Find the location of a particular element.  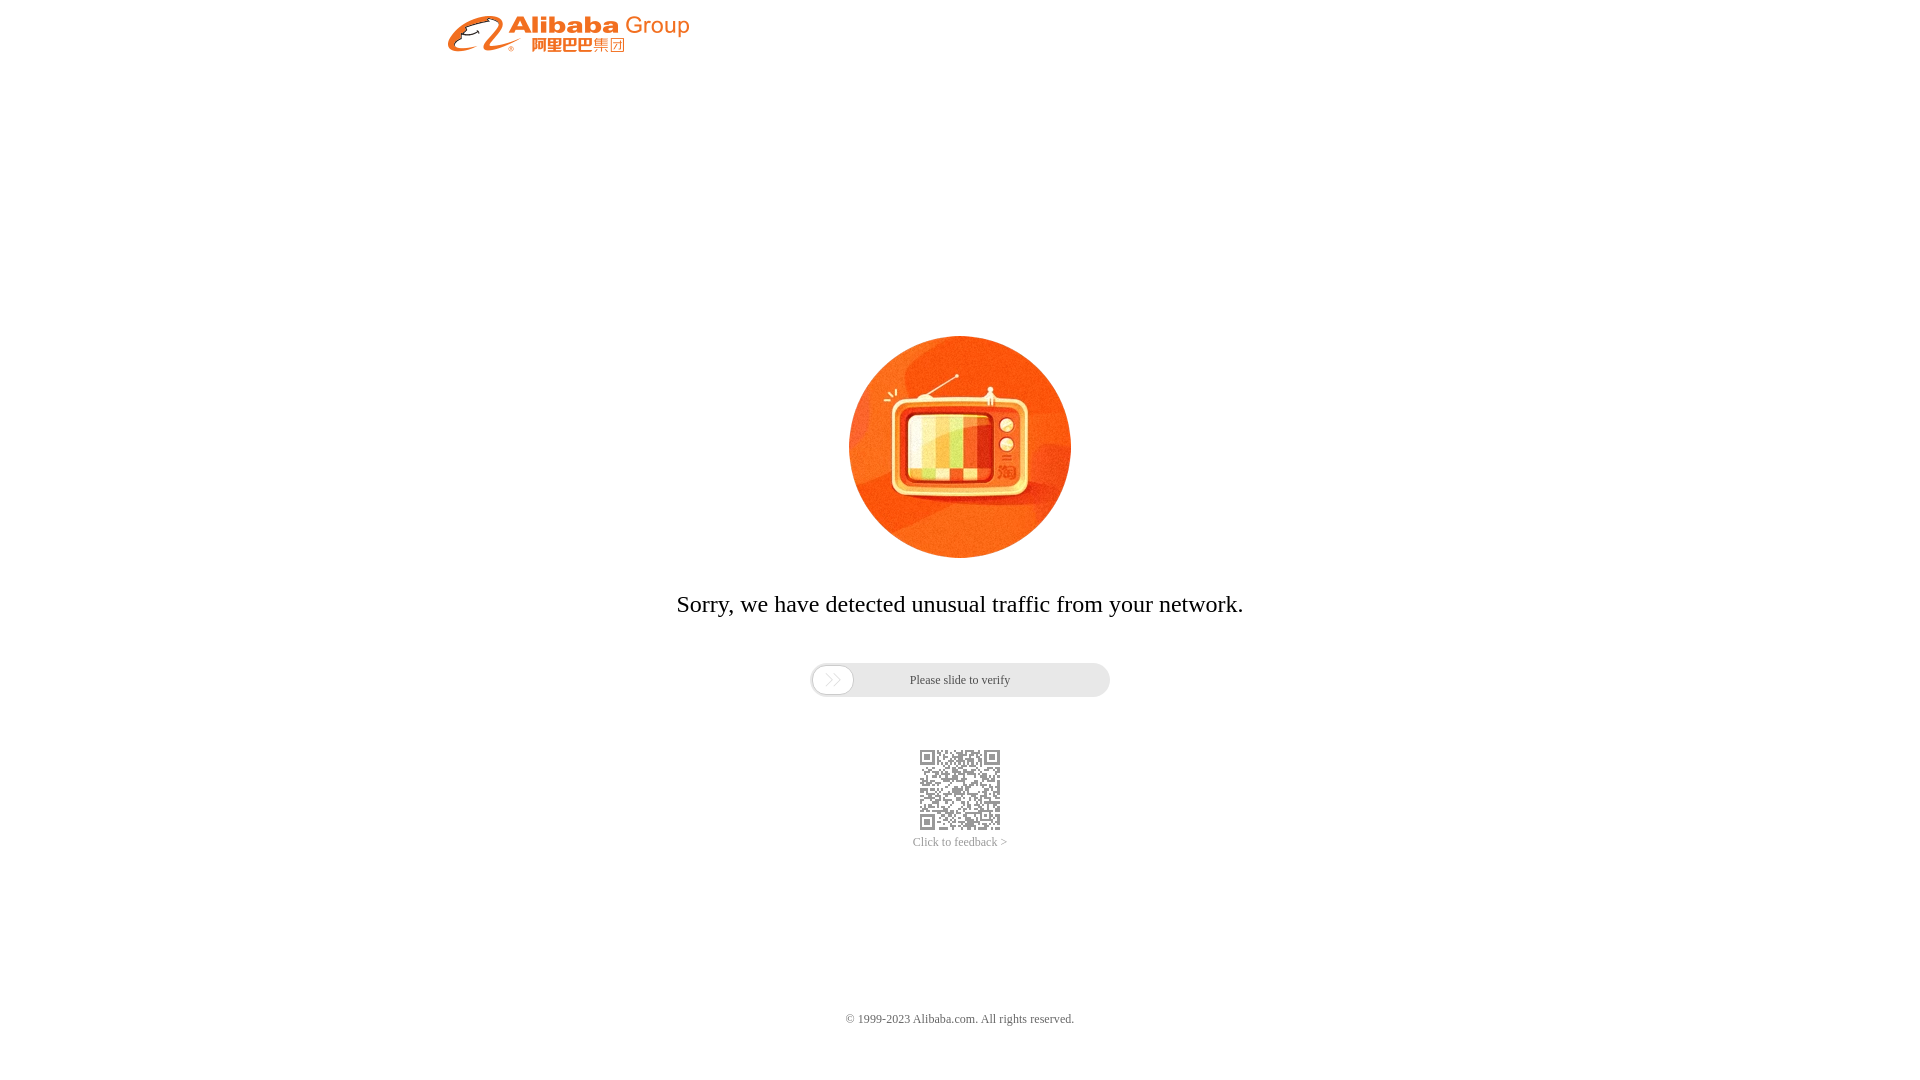

'Click to feedback >' is located at coordinates (960, 842).